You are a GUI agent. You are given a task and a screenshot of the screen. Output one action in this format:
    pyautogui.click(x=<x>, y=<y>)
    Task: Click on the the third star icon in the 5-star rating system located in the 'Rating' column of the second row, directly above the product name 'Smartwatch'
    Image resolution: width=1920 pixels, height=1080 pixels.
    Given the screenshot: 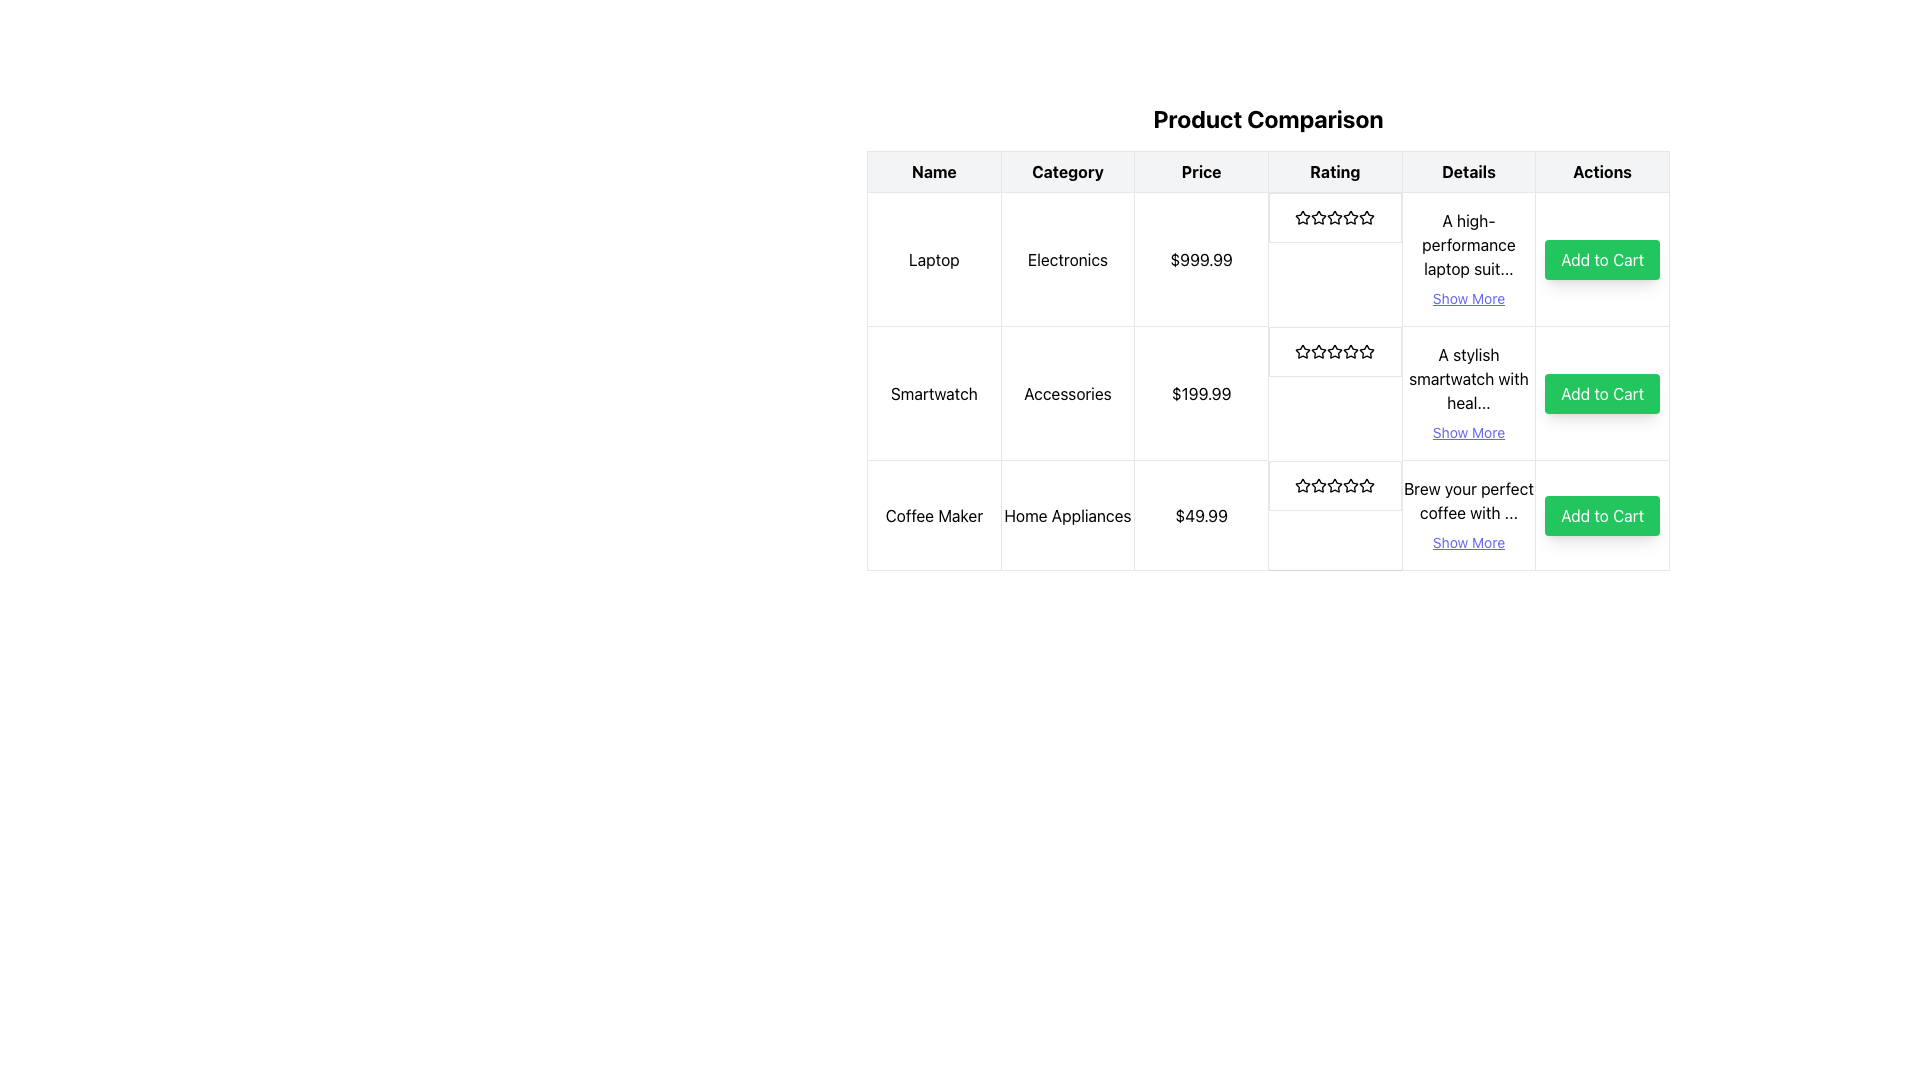 What is the action you would take?
    pyautogui.click(x=1351, y=350)
    